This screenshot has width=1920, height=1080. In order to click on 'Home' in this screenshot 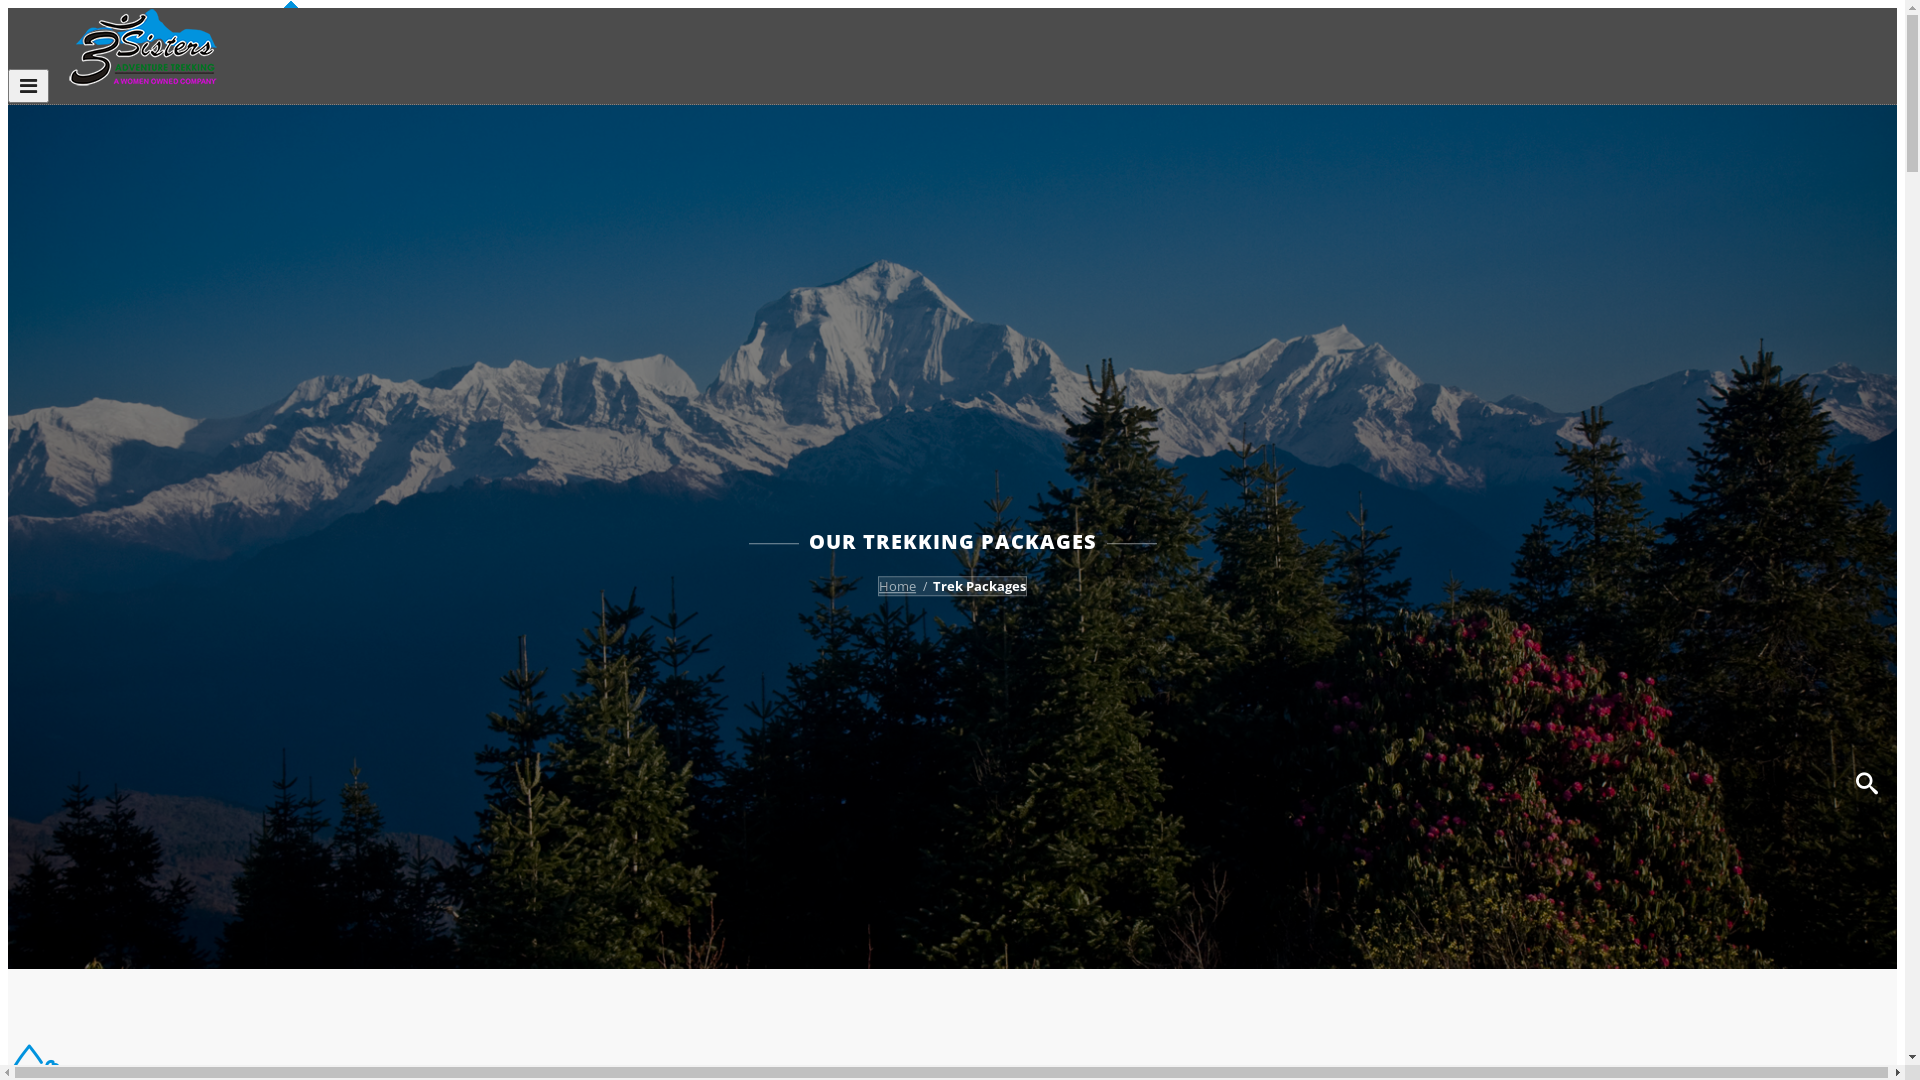, I will do `click(896, 585)`.